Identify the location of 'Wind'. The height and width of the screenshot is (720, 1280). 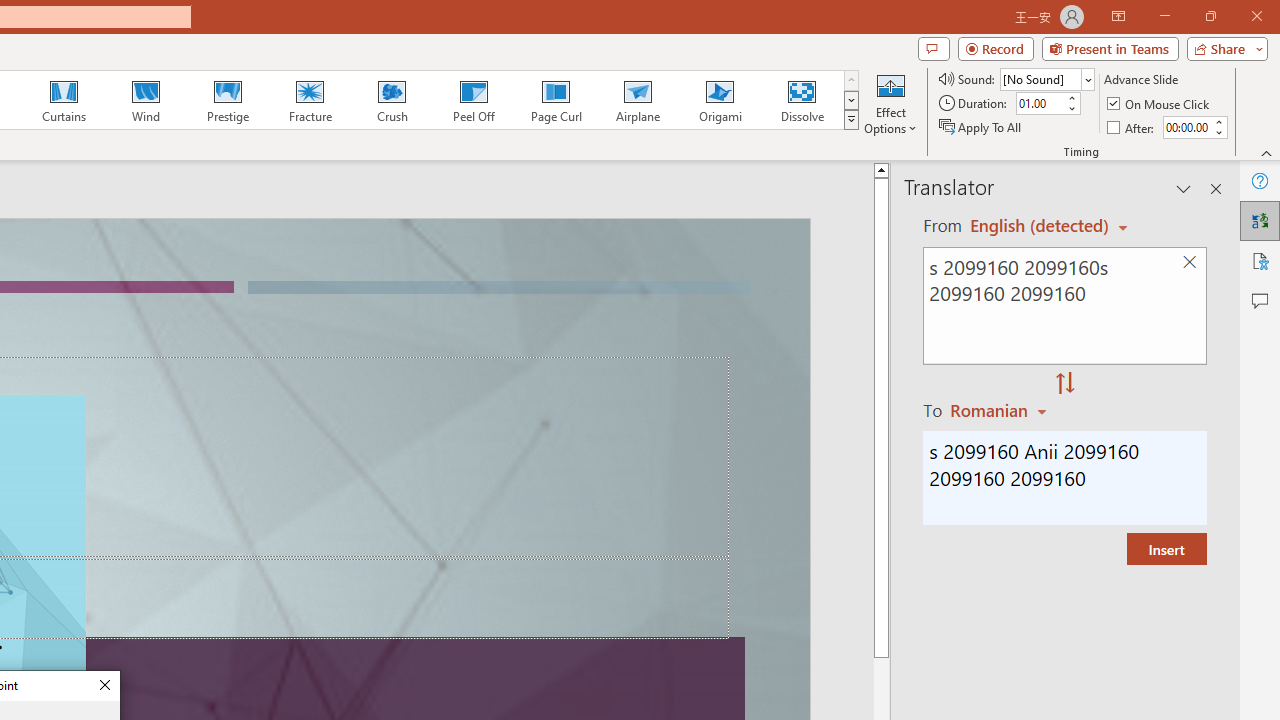
(144, 100).